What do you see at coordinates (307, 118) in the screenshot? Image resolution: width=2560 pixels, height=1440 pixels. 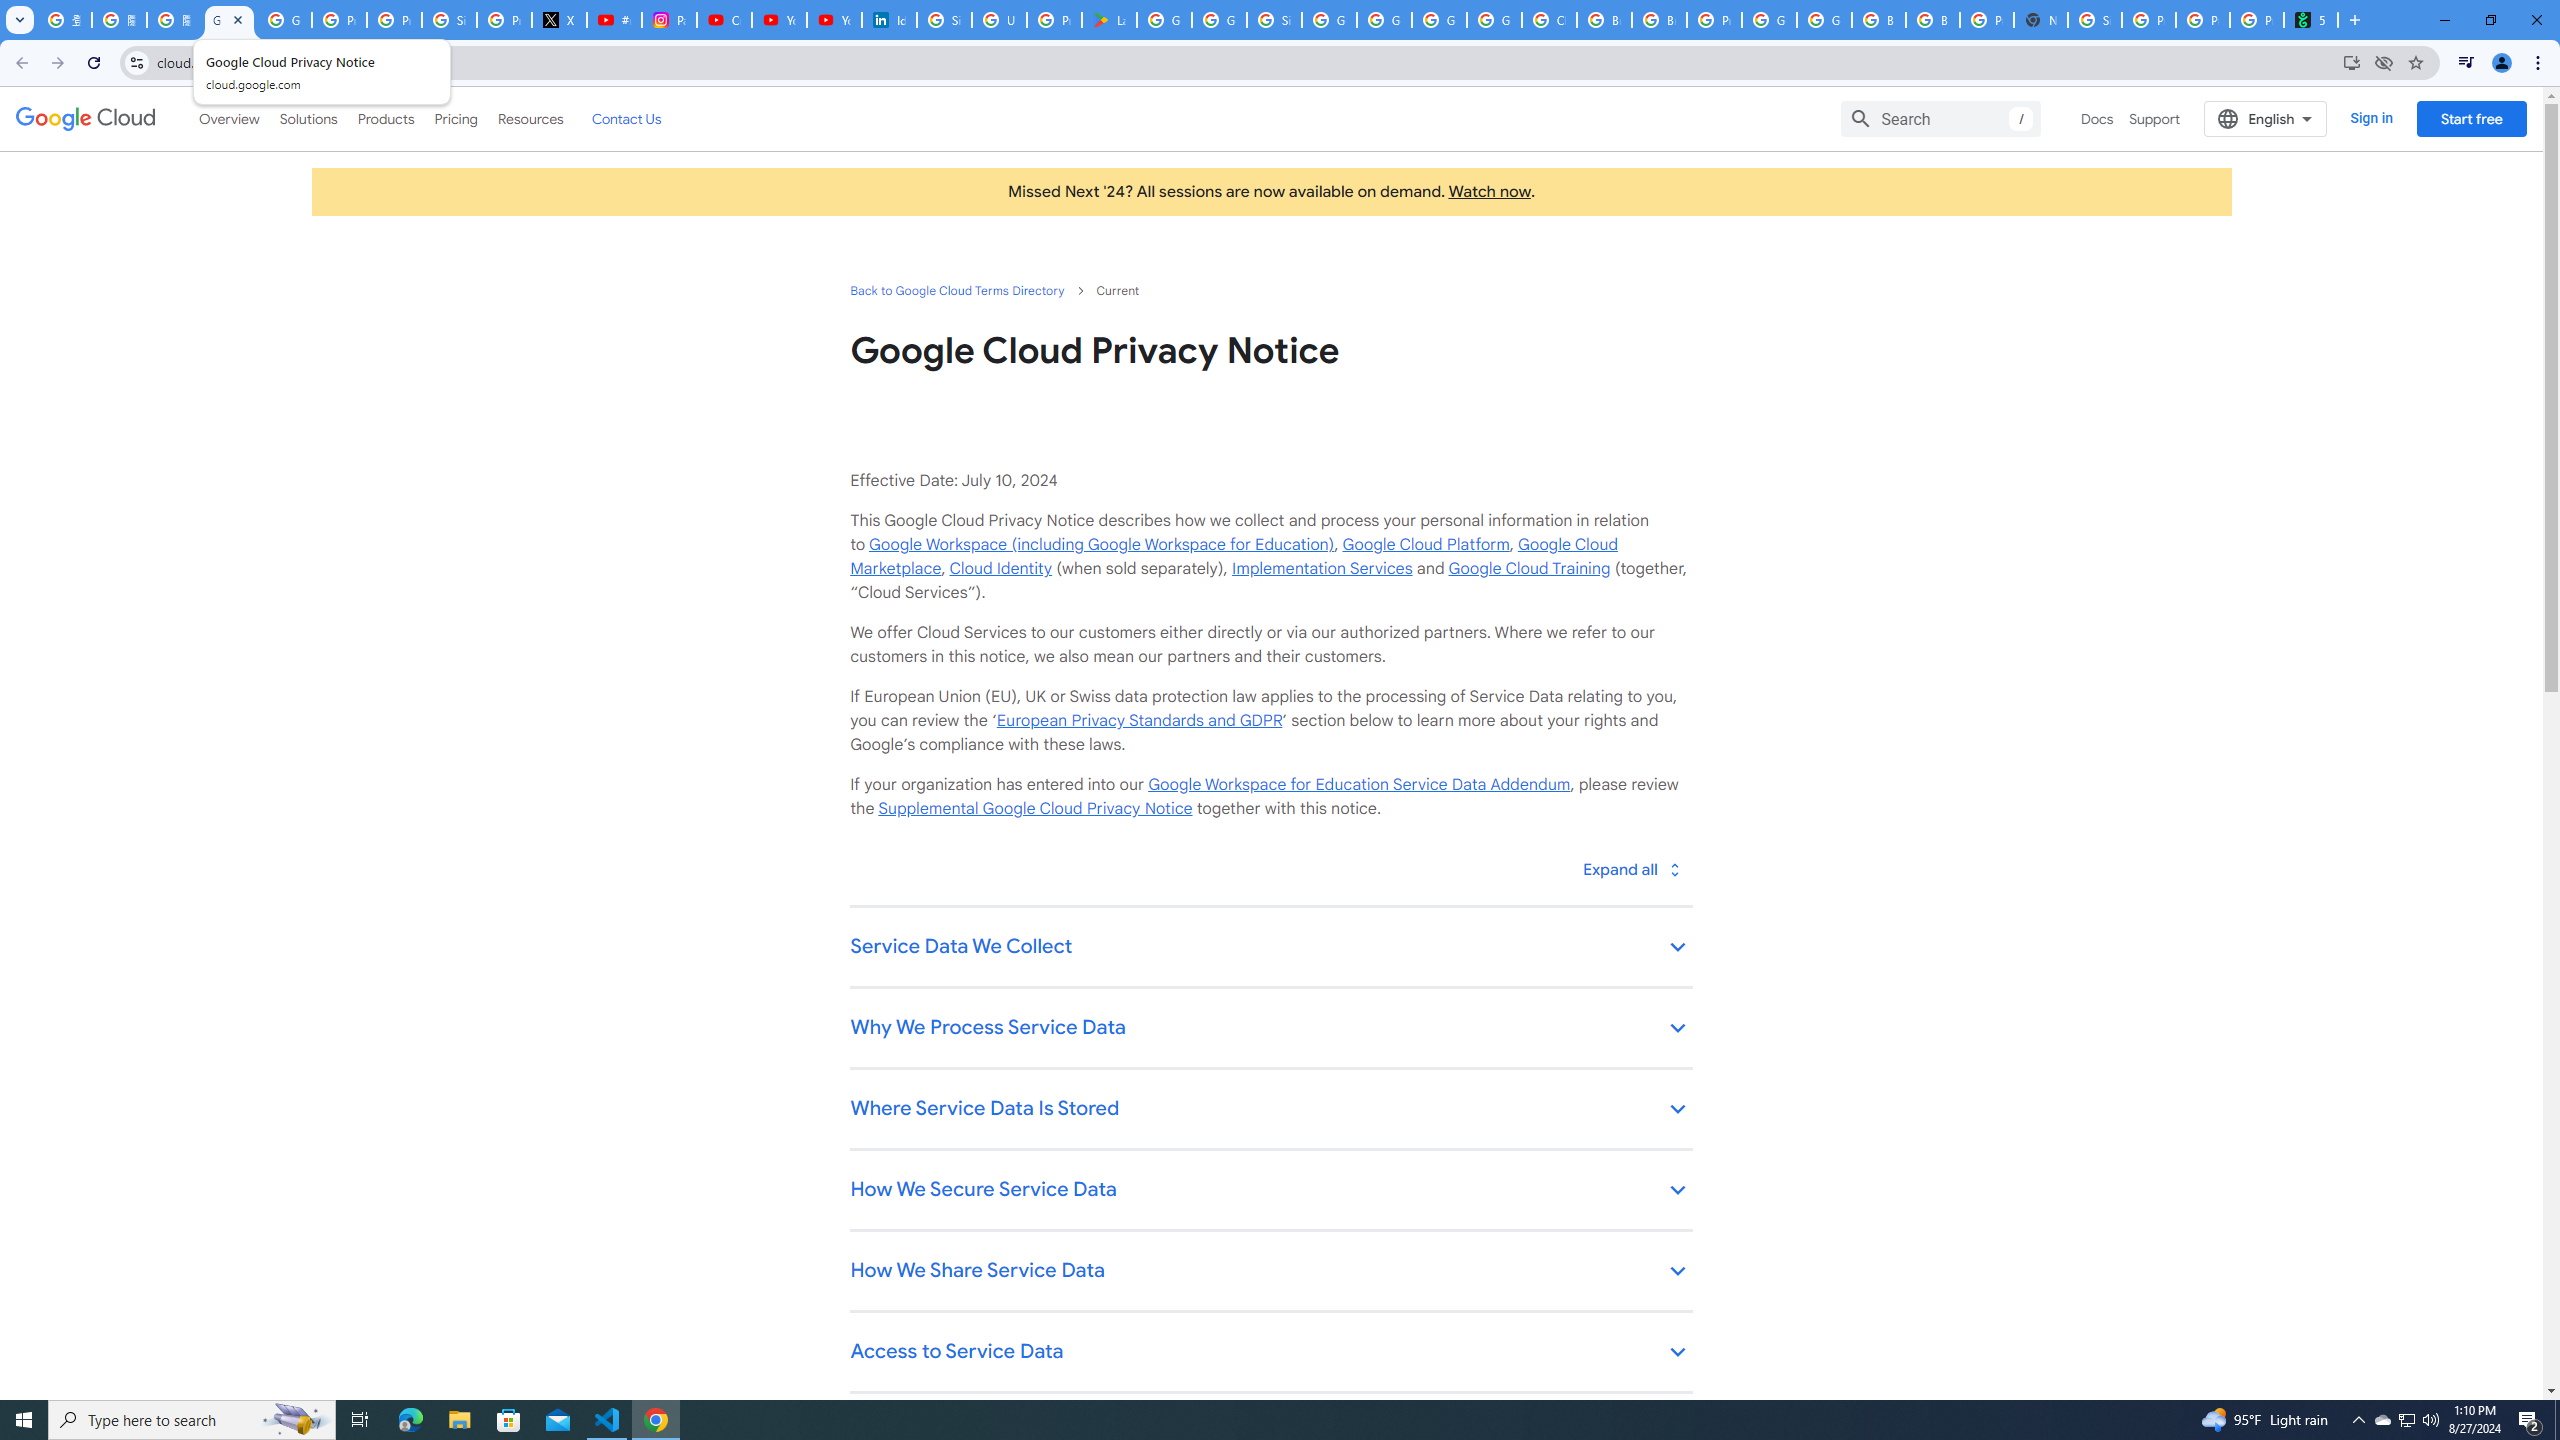 I see `'Solutions'` at bounding box center [307, 118].